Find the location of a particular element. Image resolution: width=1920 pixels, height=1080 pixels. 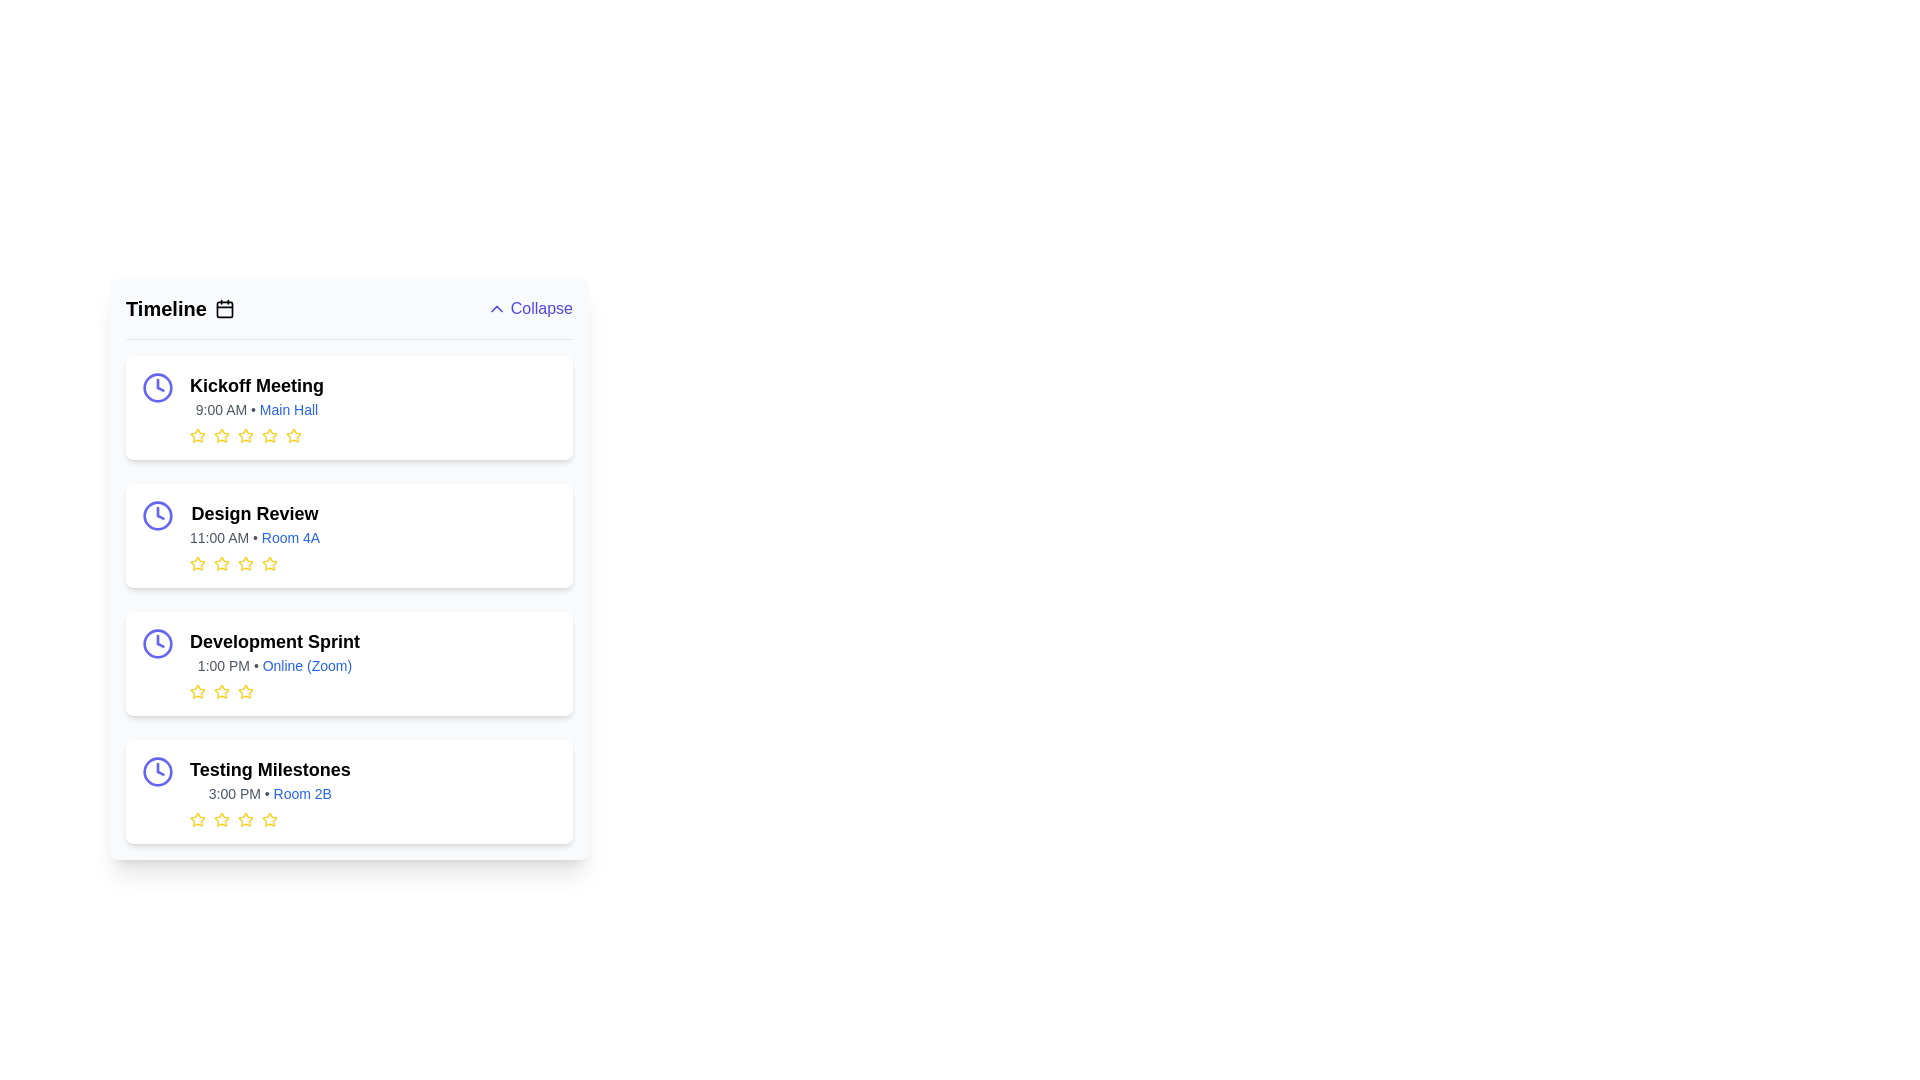

location information from the 'Main Hall' label, which is part of the 'Kickoff Meeting' section in the timeline view is located at coordinates (287, 408).